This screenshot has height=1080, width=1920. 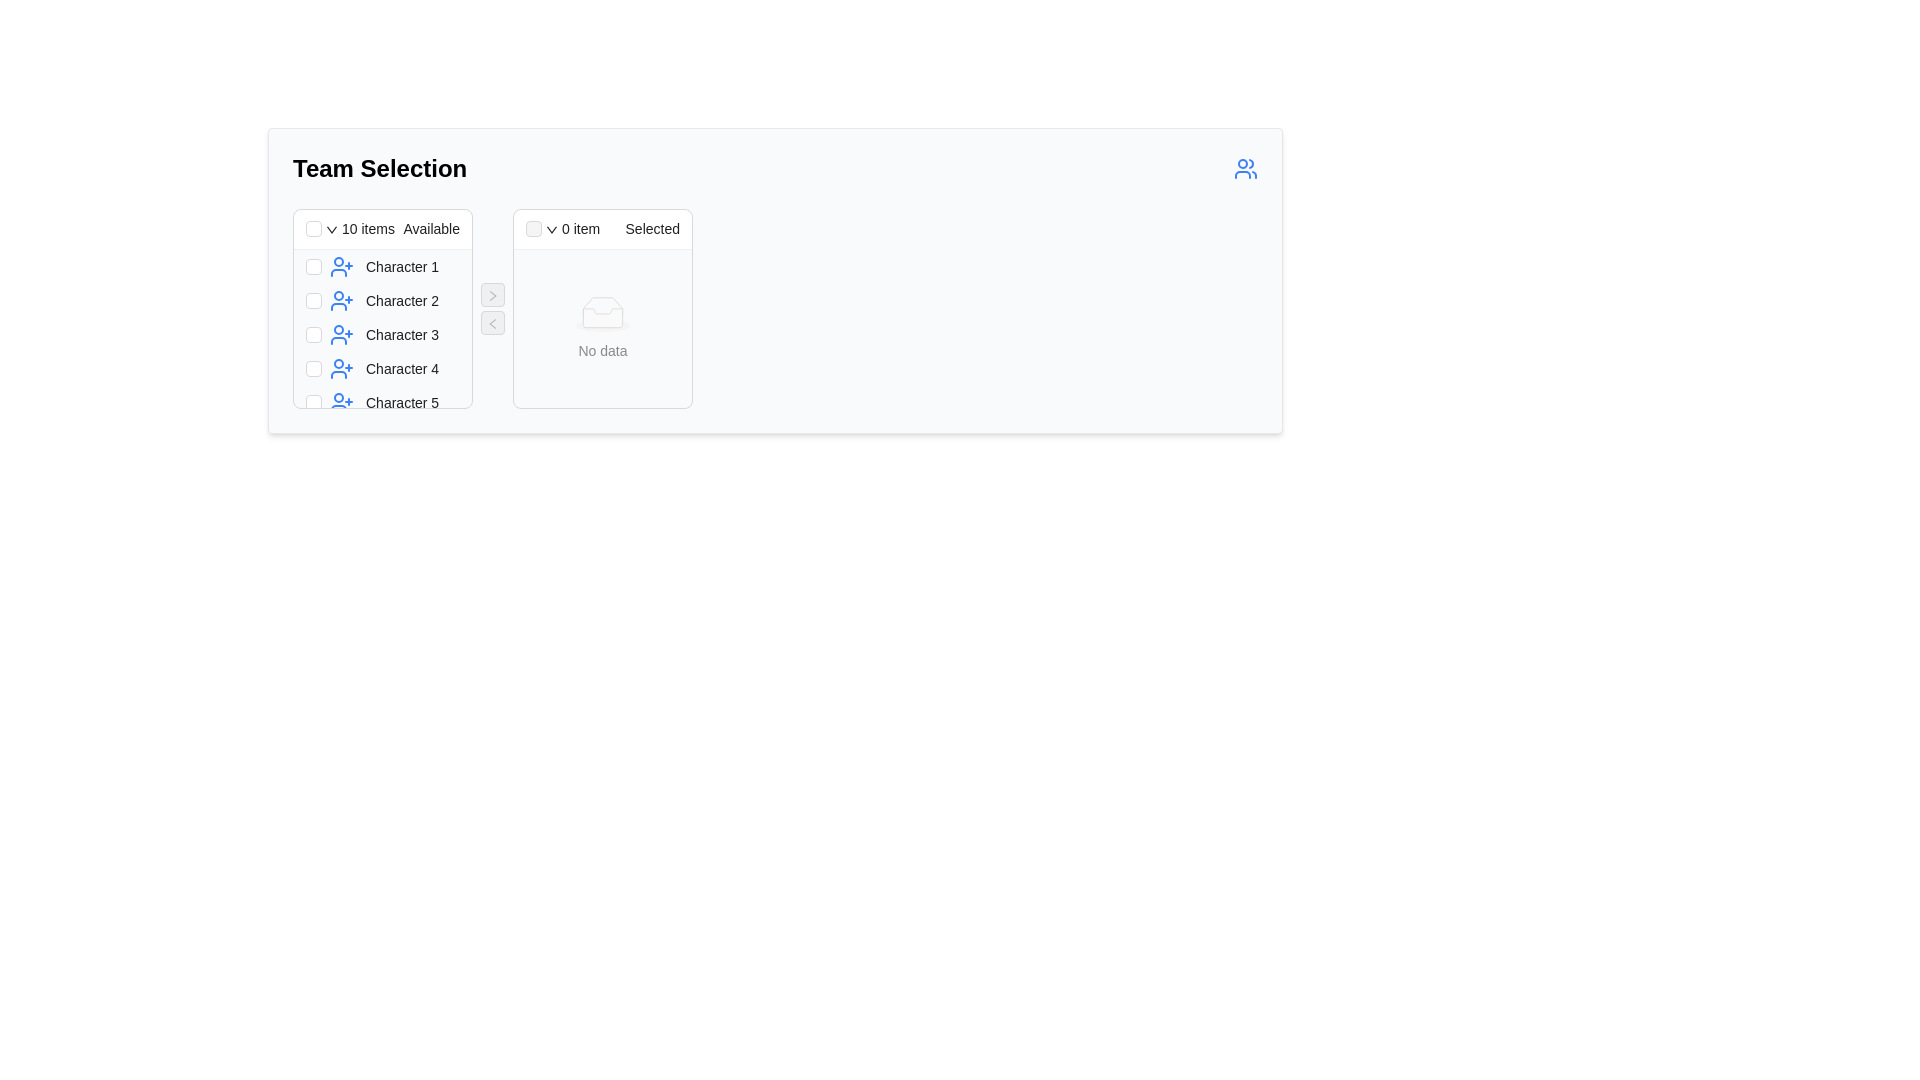 I want to click on the right-pointing arrow icon located in the center column of the layout, so click(x=493, y=295).